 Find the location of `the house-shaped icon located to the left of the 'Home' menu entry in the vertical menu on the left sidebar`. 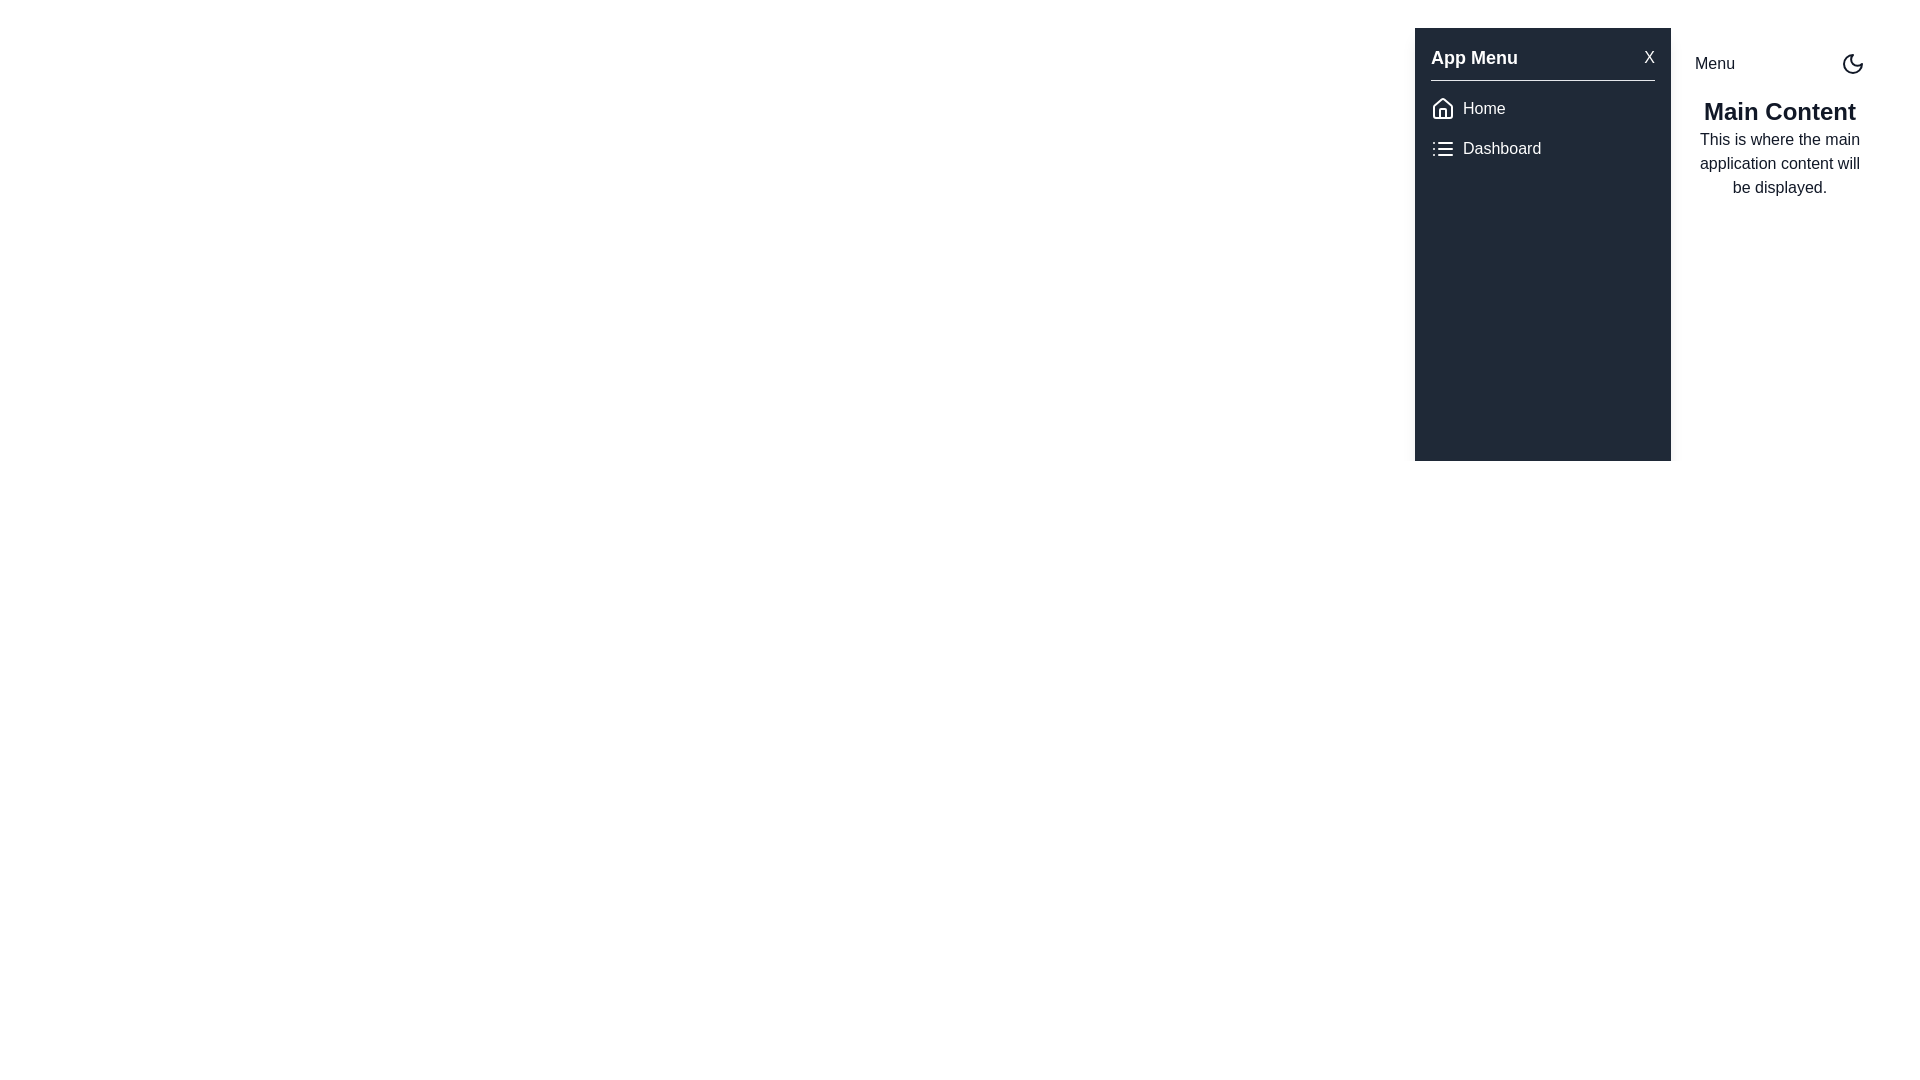

the house-shaped icon located to the left of the 'Home' menu entry in the vertical menu on the left sidebar is located at coordinates (1443, 108).